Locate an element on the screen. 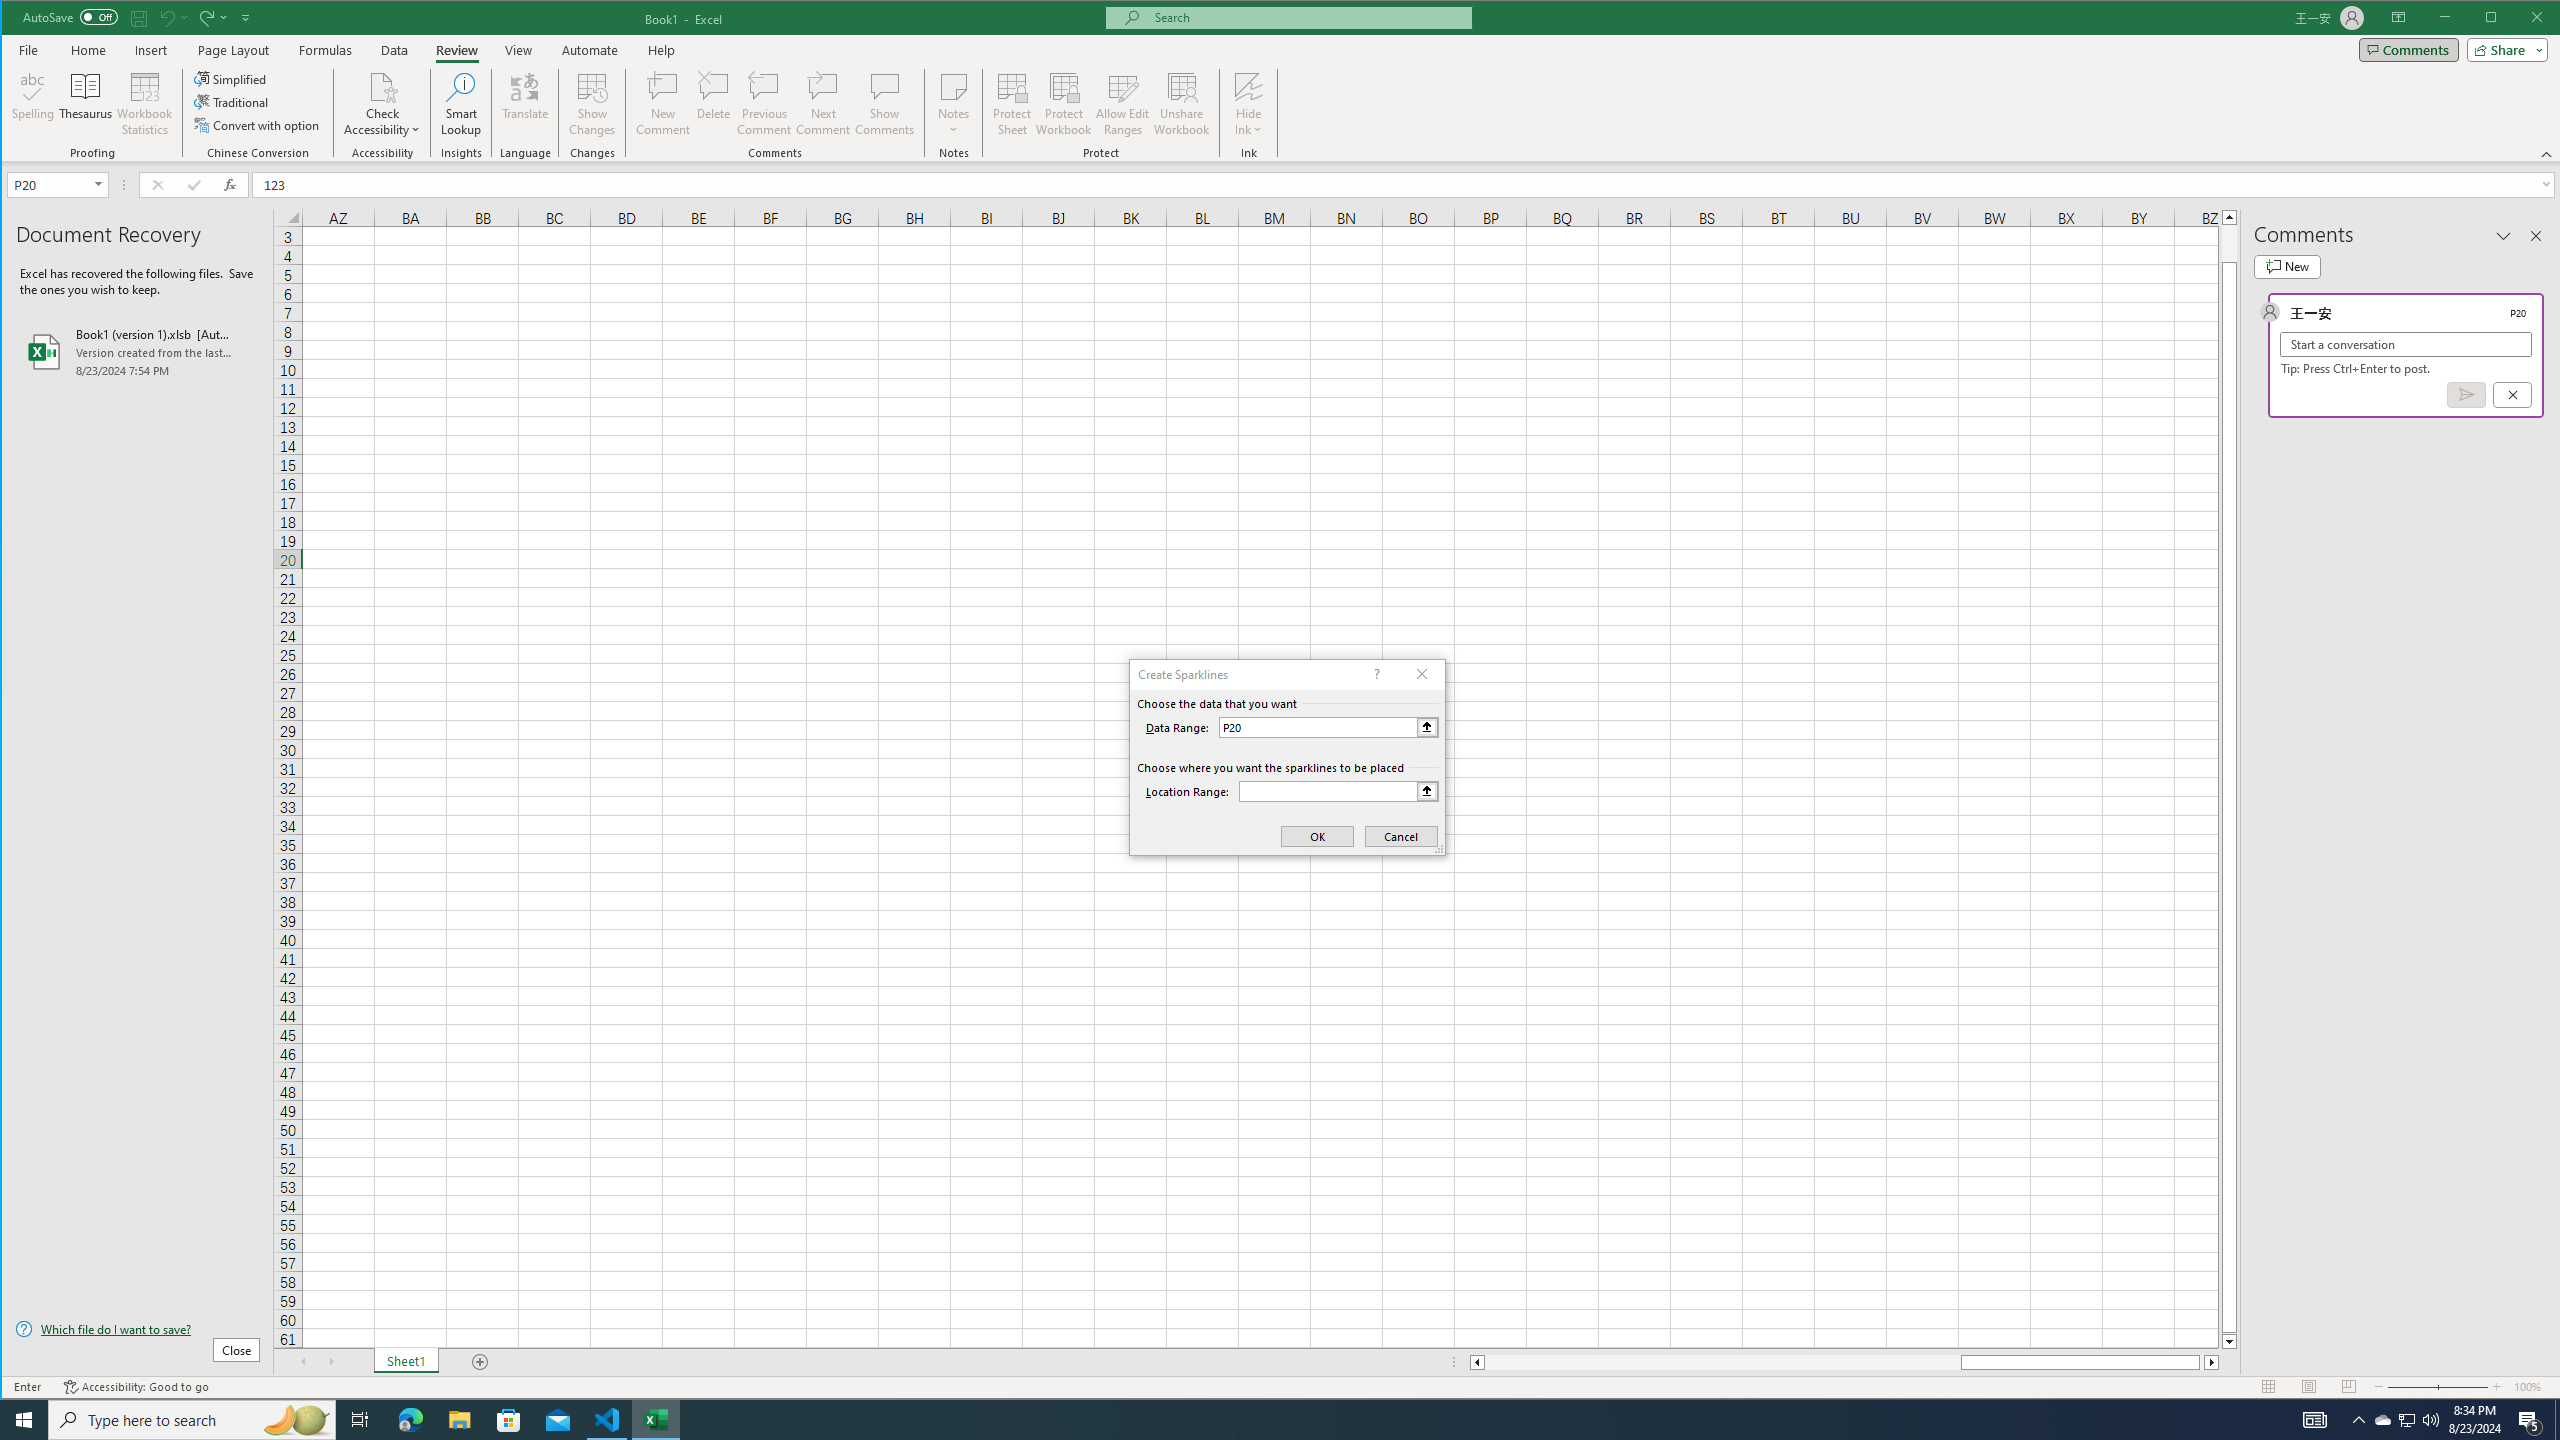 Image resolution: width=2560 pixels, height=1440 pixels. 'Automate' is located at coordinates (591, 49).